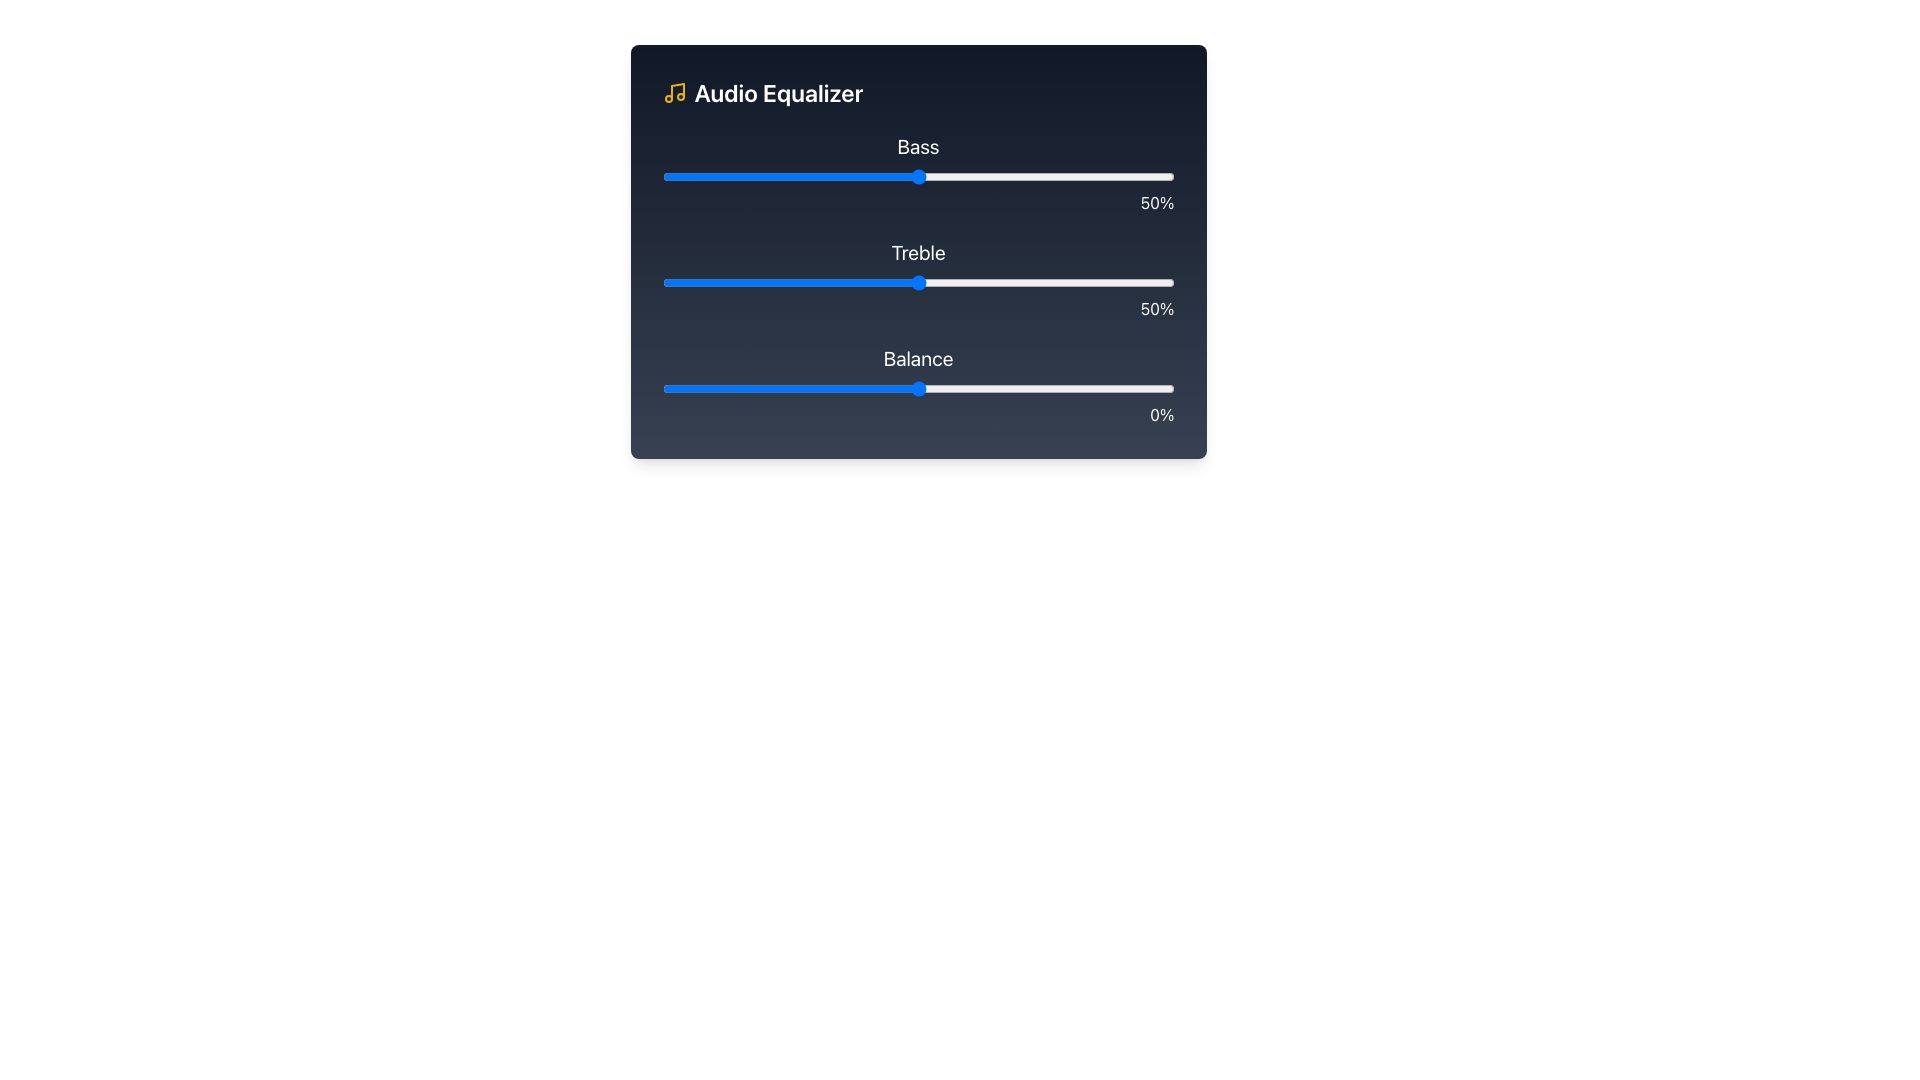 The width and height of the screenshot is (1920, 1080). I want to click on balance, so click(826, 389).